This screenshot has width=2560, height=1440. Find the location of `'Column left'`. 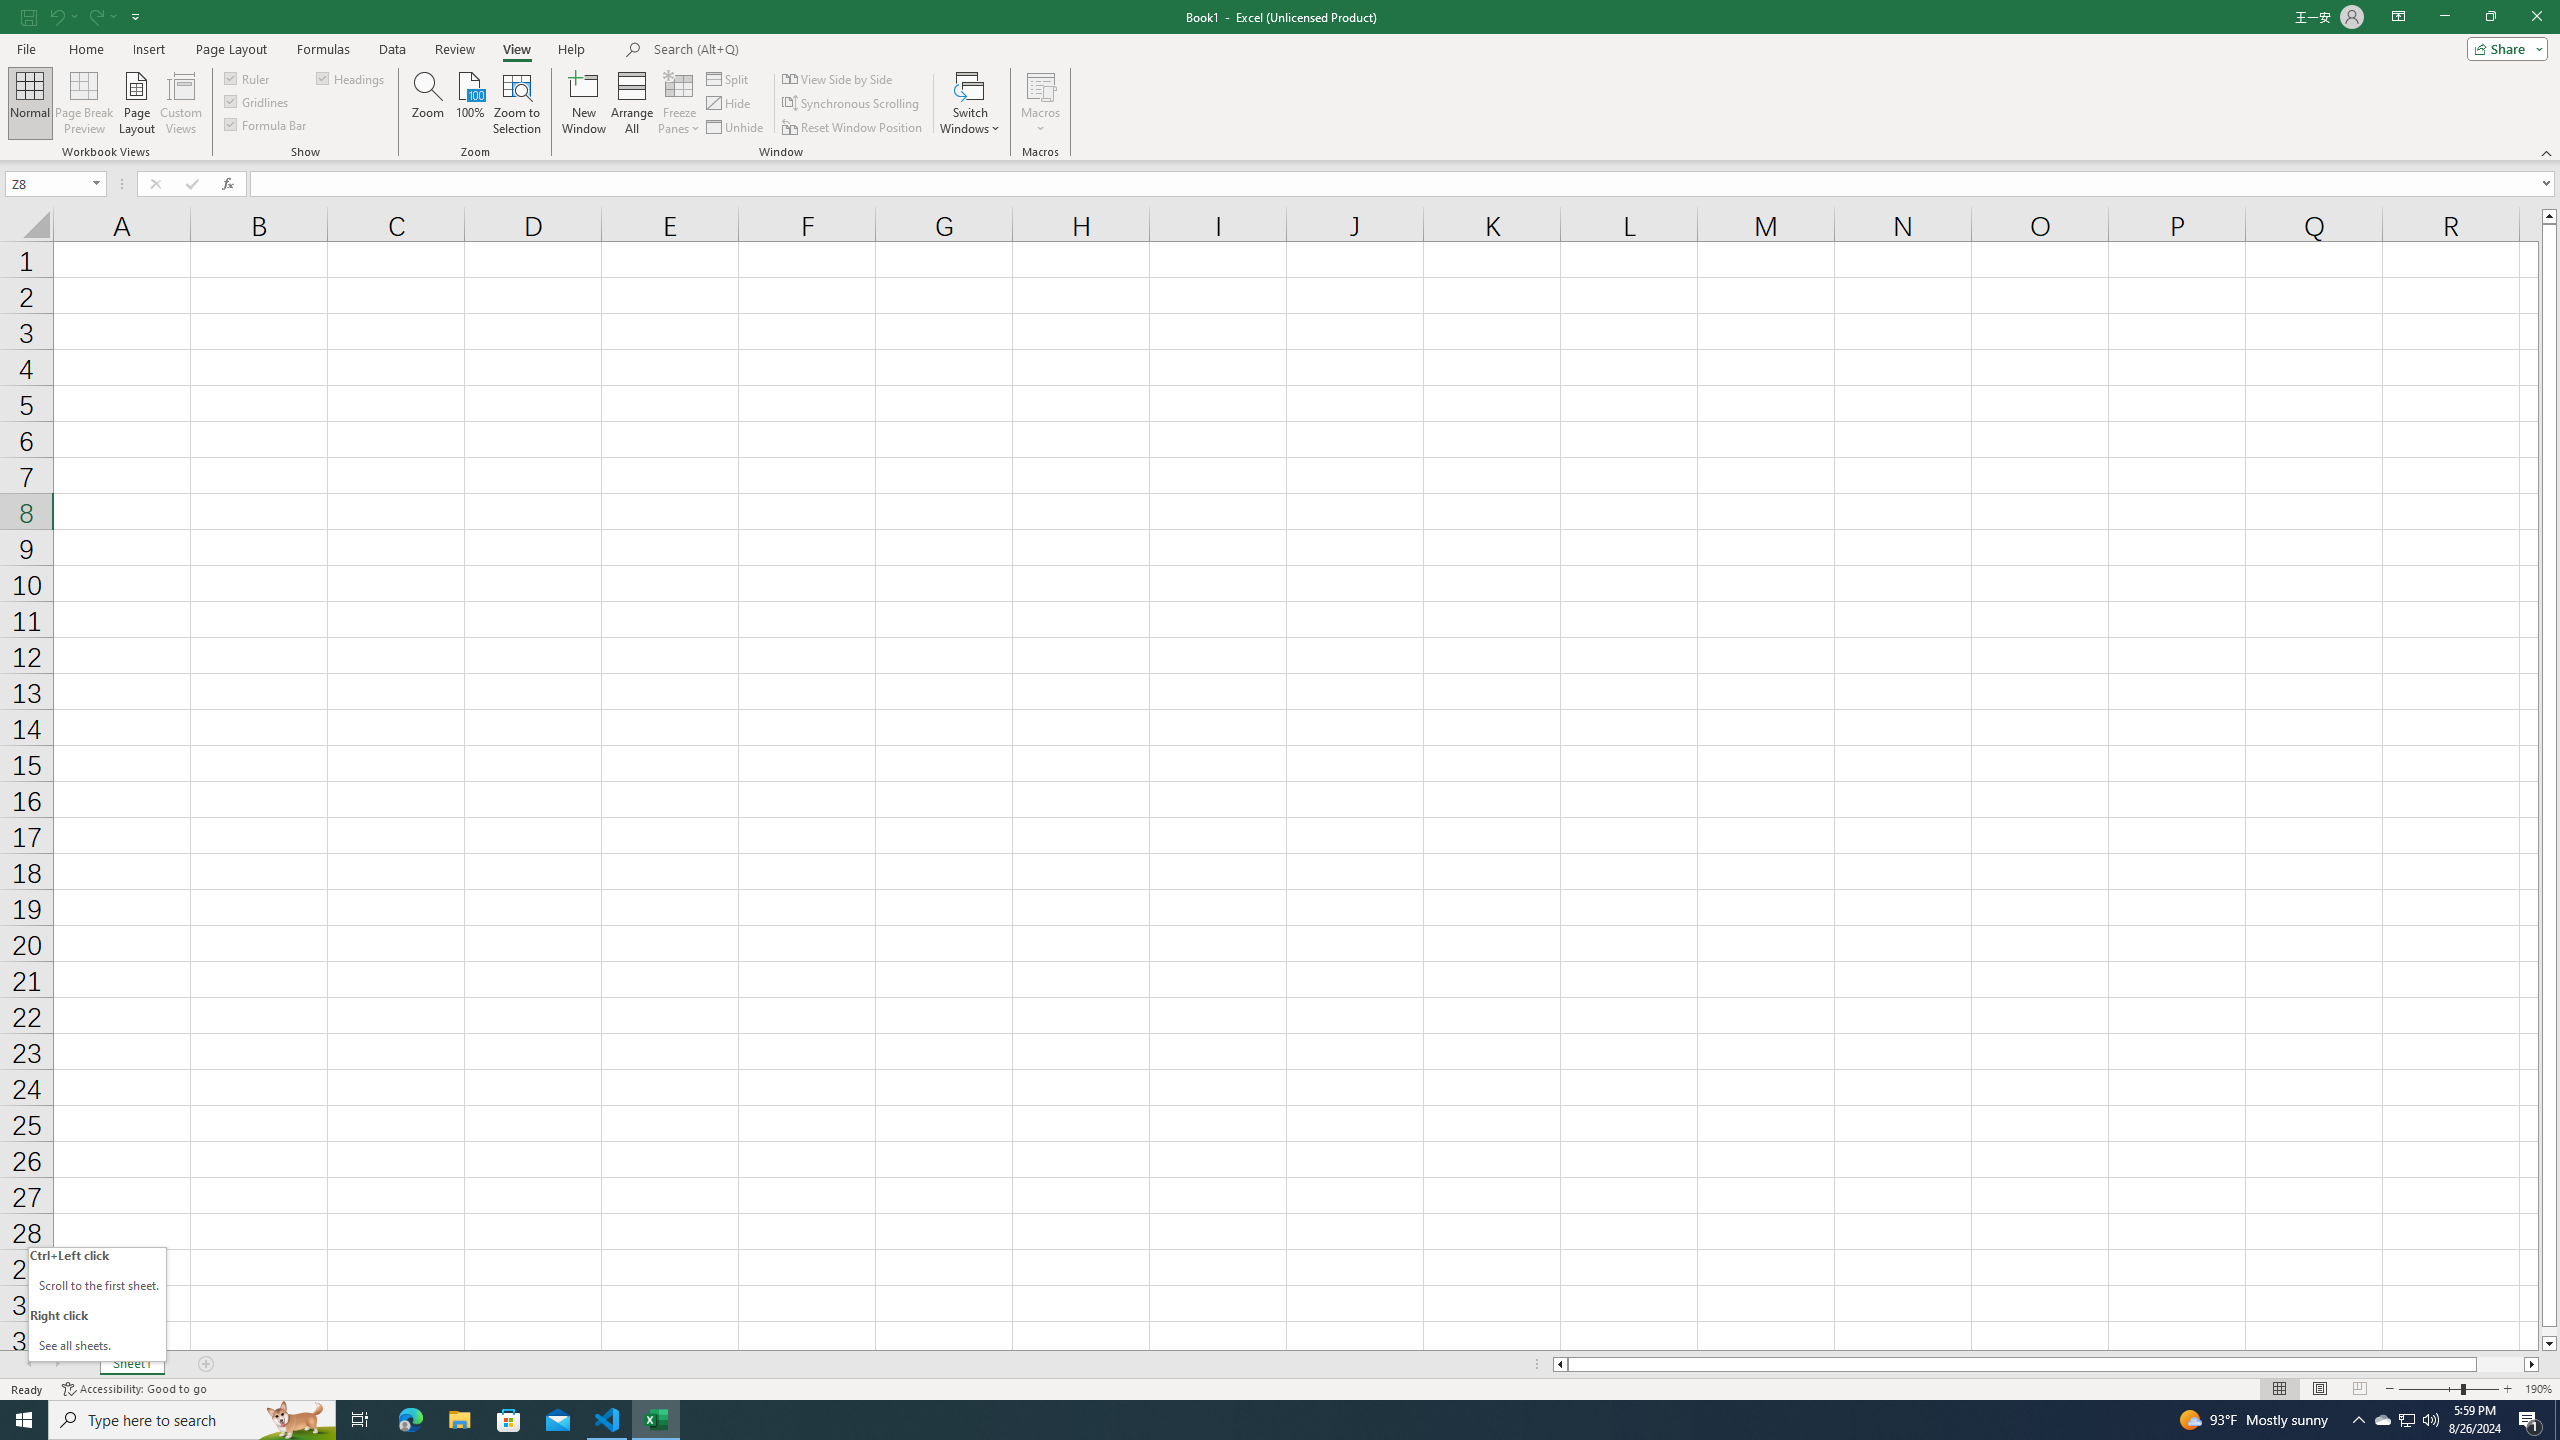

'Column left' is located at coordinates (1558, 1363).